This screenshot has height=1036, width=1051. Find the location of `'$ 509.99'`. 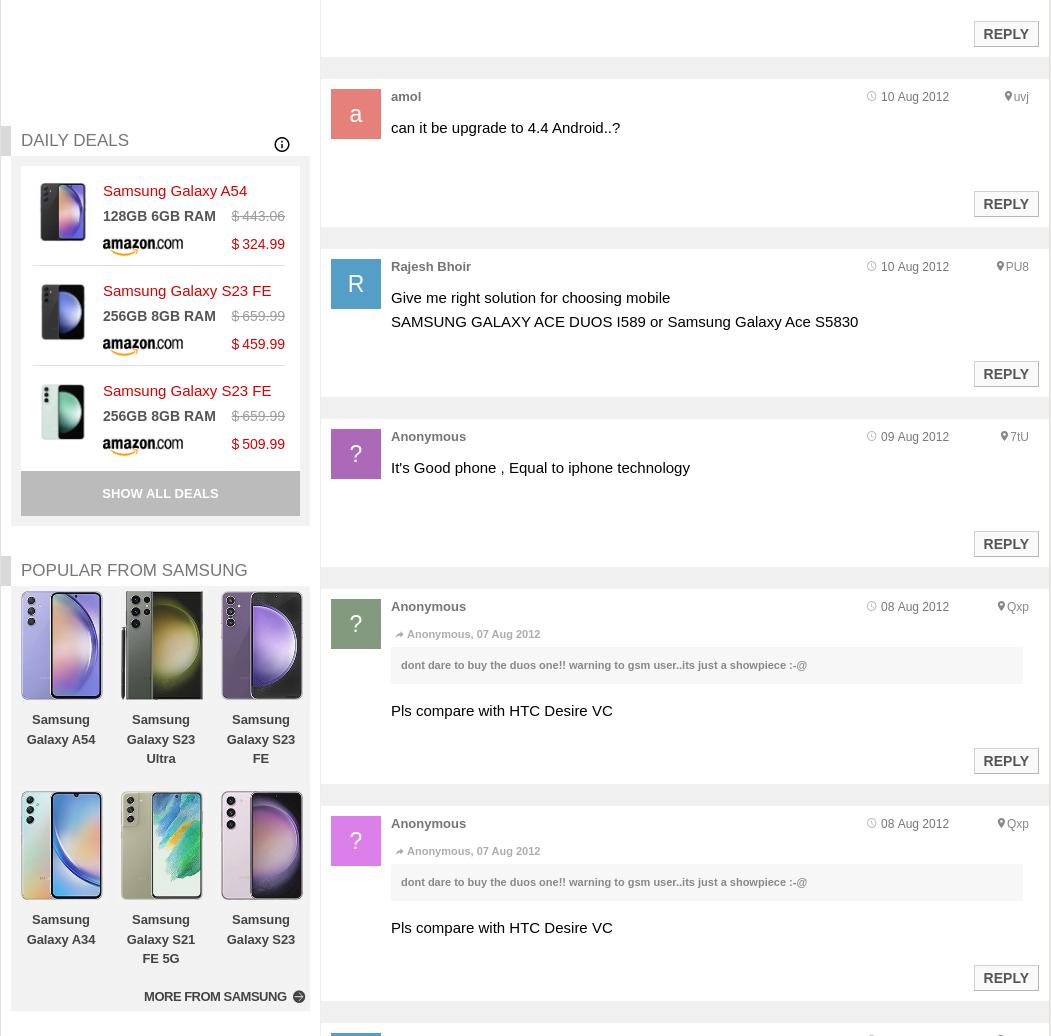

'$ 509.99' is located at coordinates (258, 442).